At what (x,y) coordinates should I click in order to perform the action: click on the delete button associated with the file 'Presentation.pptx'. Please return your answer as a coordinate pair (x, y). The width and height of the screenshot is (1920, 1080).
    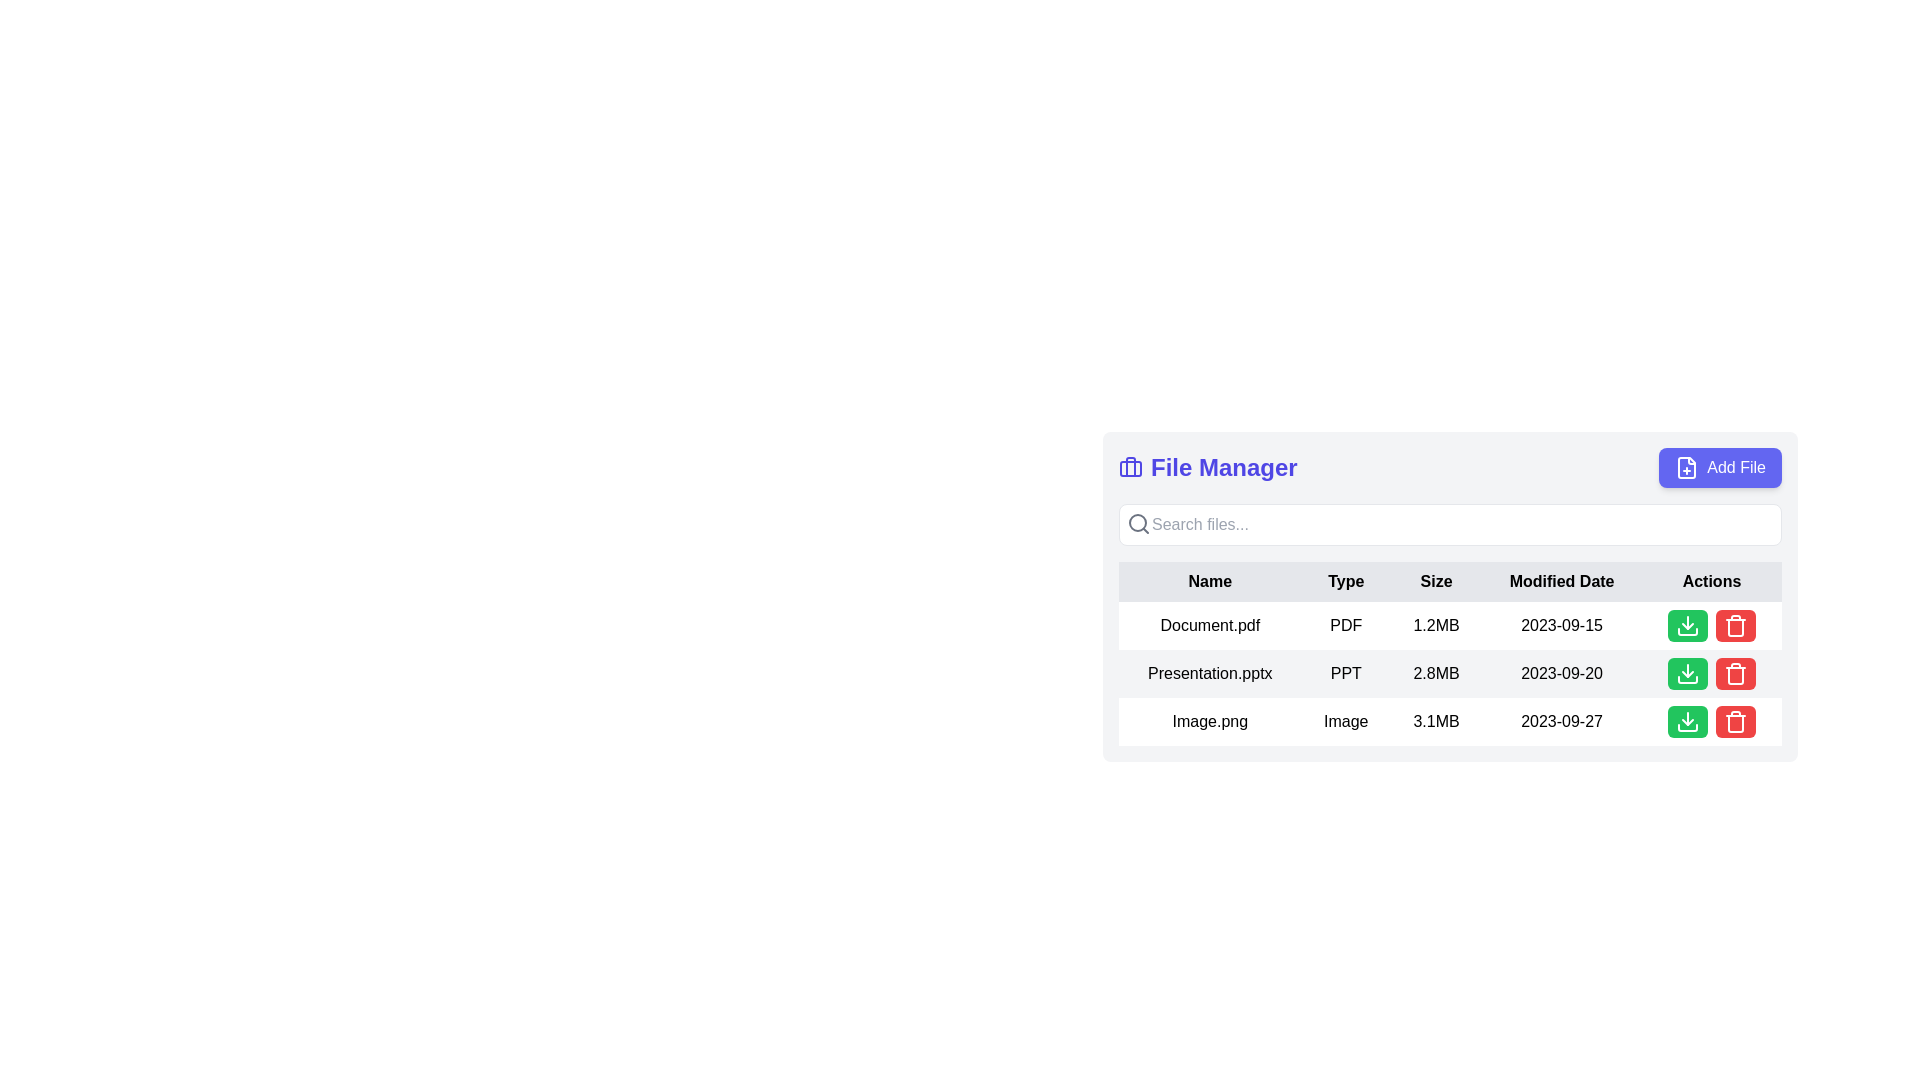
    Looking at the image, I should click on (1735, 674).